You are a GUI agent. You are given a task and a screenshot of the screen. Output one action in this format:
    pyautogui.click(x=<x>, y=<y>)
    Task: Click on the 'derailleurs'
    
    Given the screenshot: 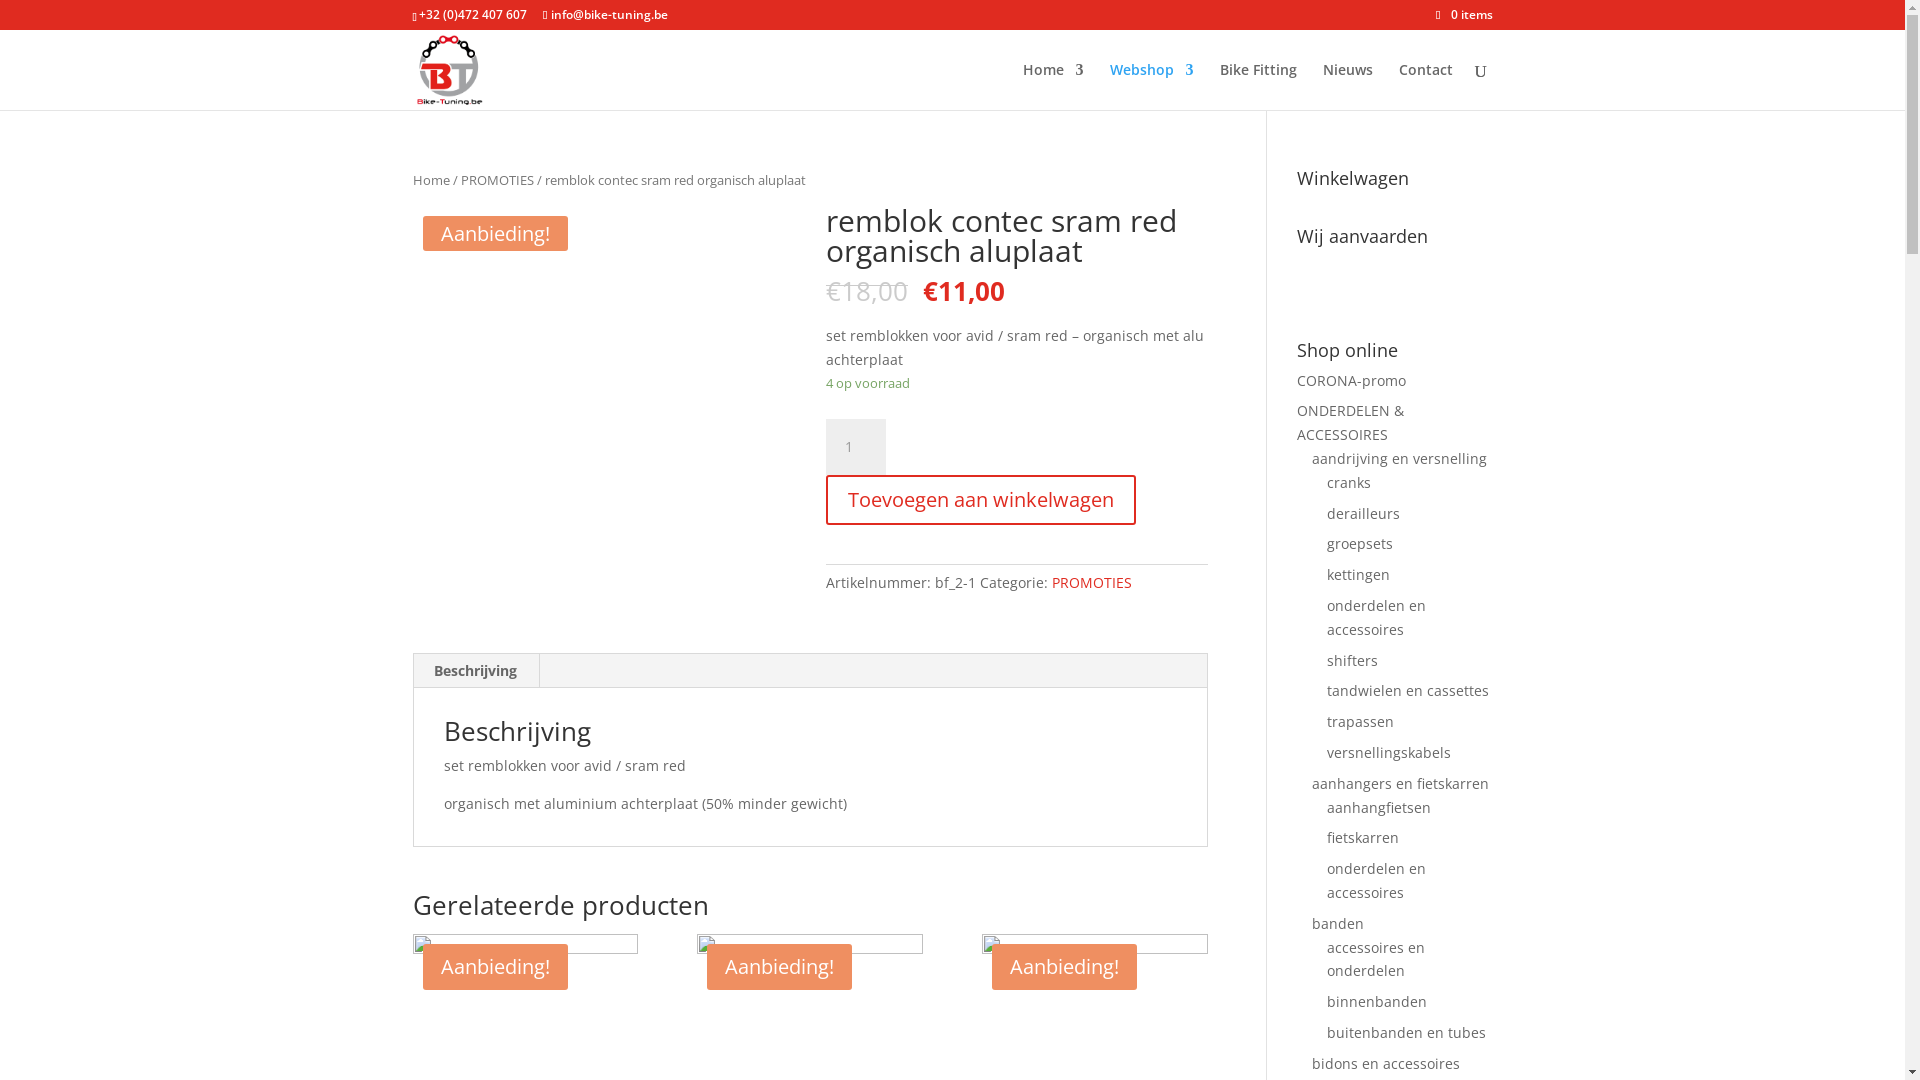 What is the action you would take?
    pyautogui.click(x=1362, y=512)
    